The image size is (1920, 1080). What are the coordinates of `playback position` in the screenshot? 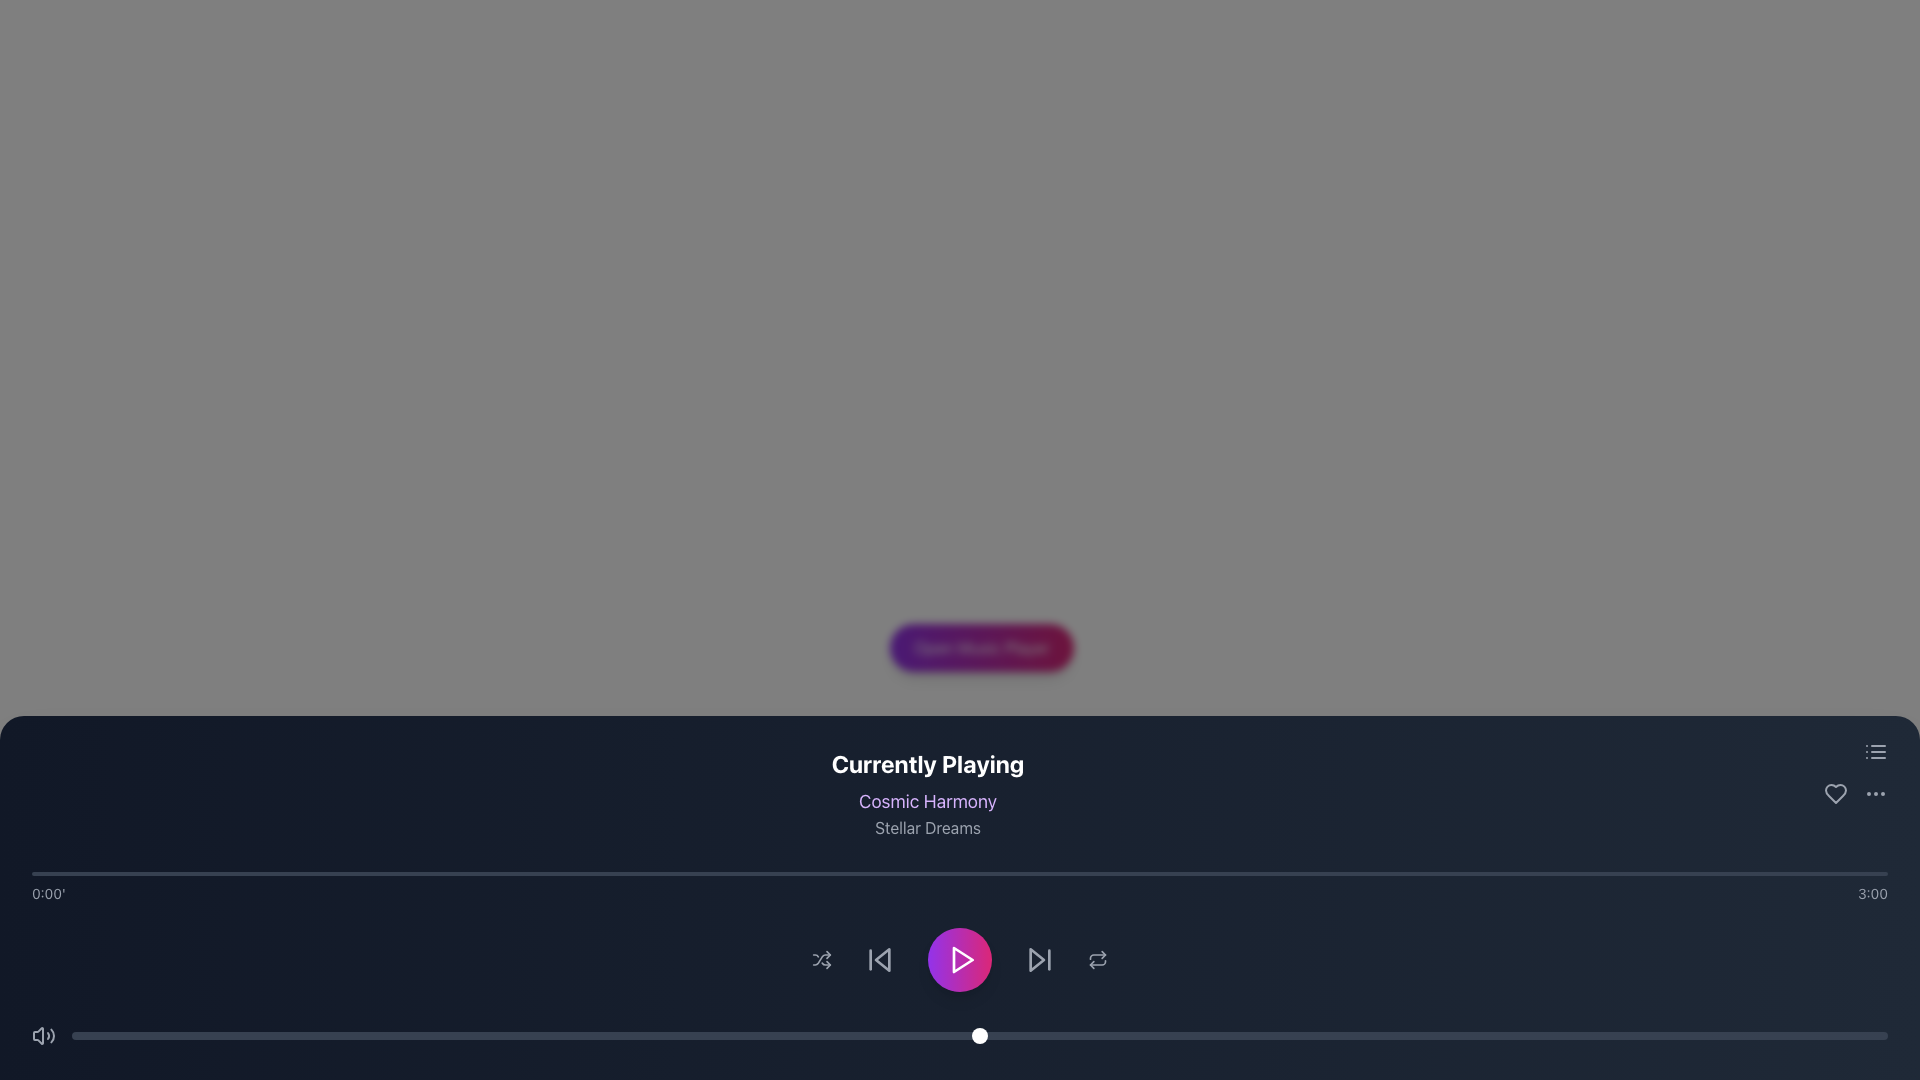 It's located at (557, 873).